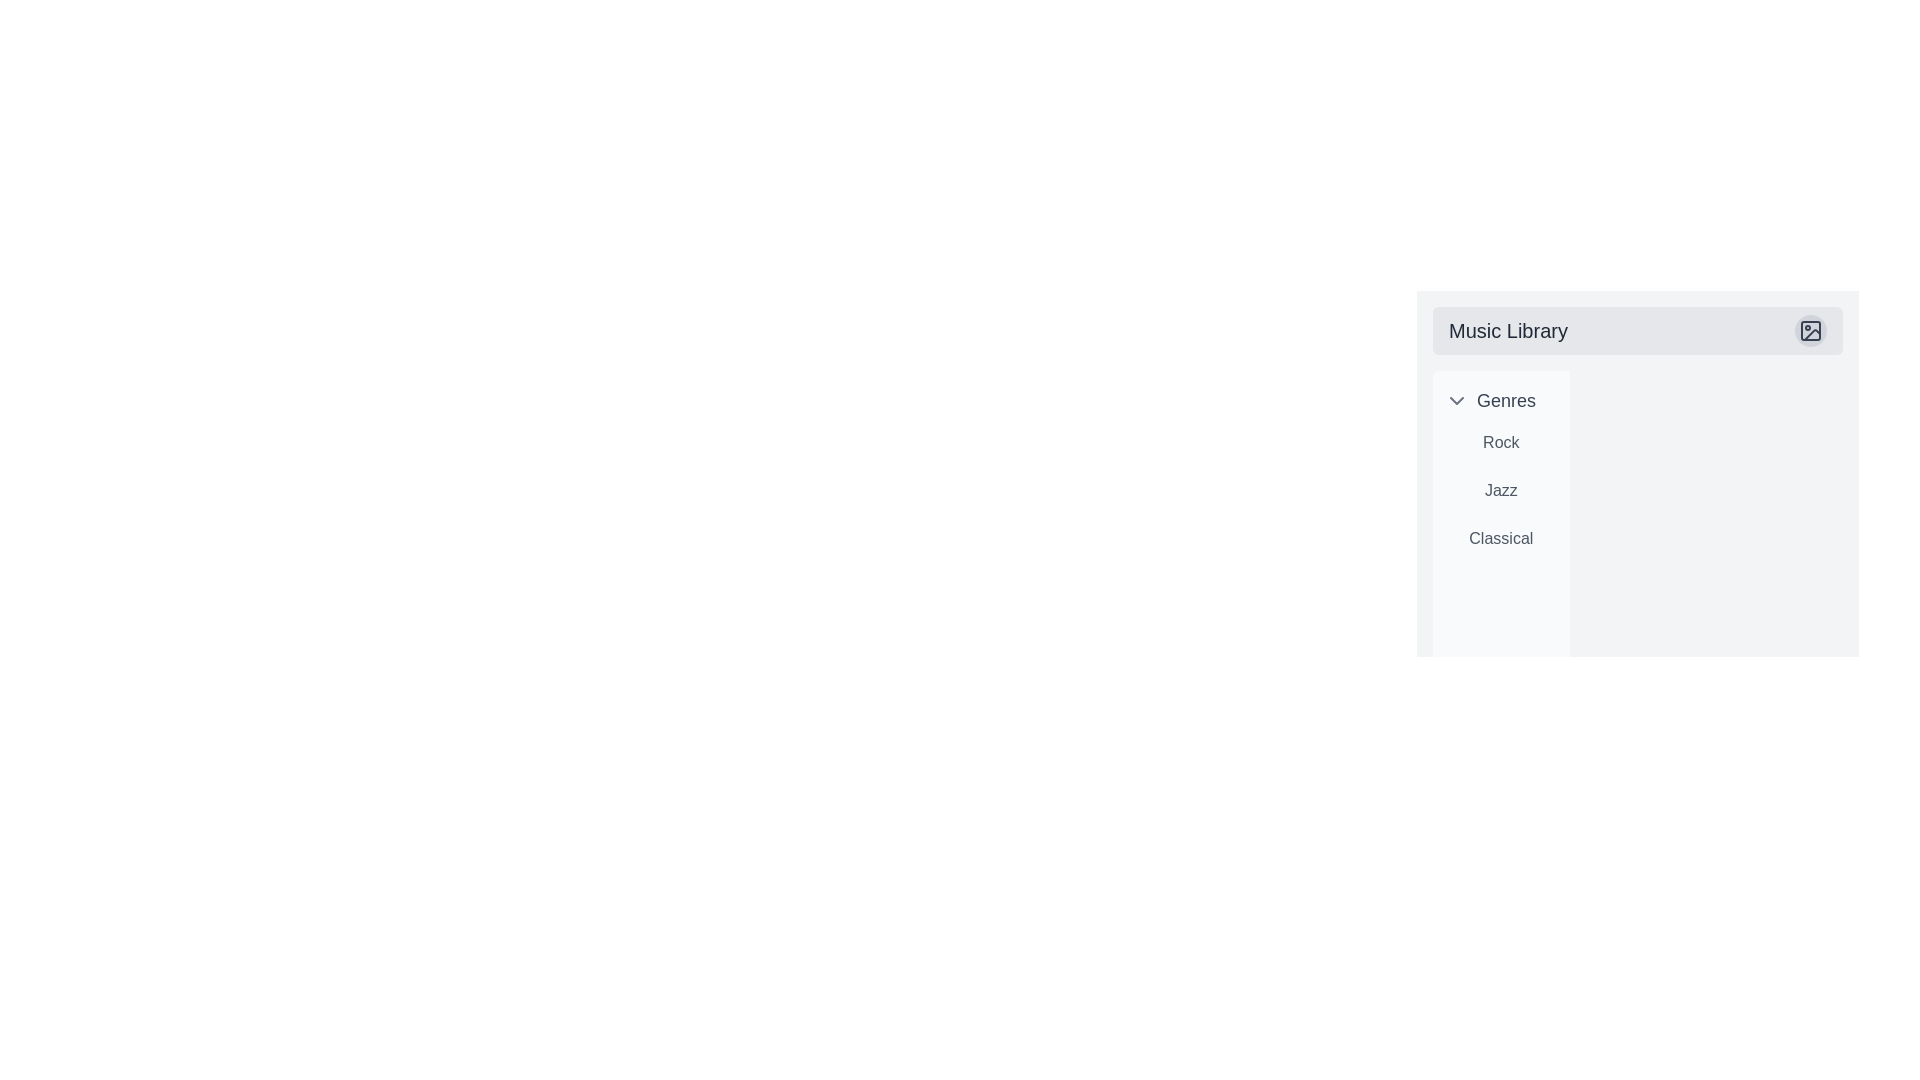 The image size is (1920, 1080). What do you see at coordinates (1810, 330) in the screenshot?
I see `the largest rectangular shape with rounded corners located inside the SVG icon group in the top-right corner of the 'Music Library' header area` at bounding box center [1810, 330].